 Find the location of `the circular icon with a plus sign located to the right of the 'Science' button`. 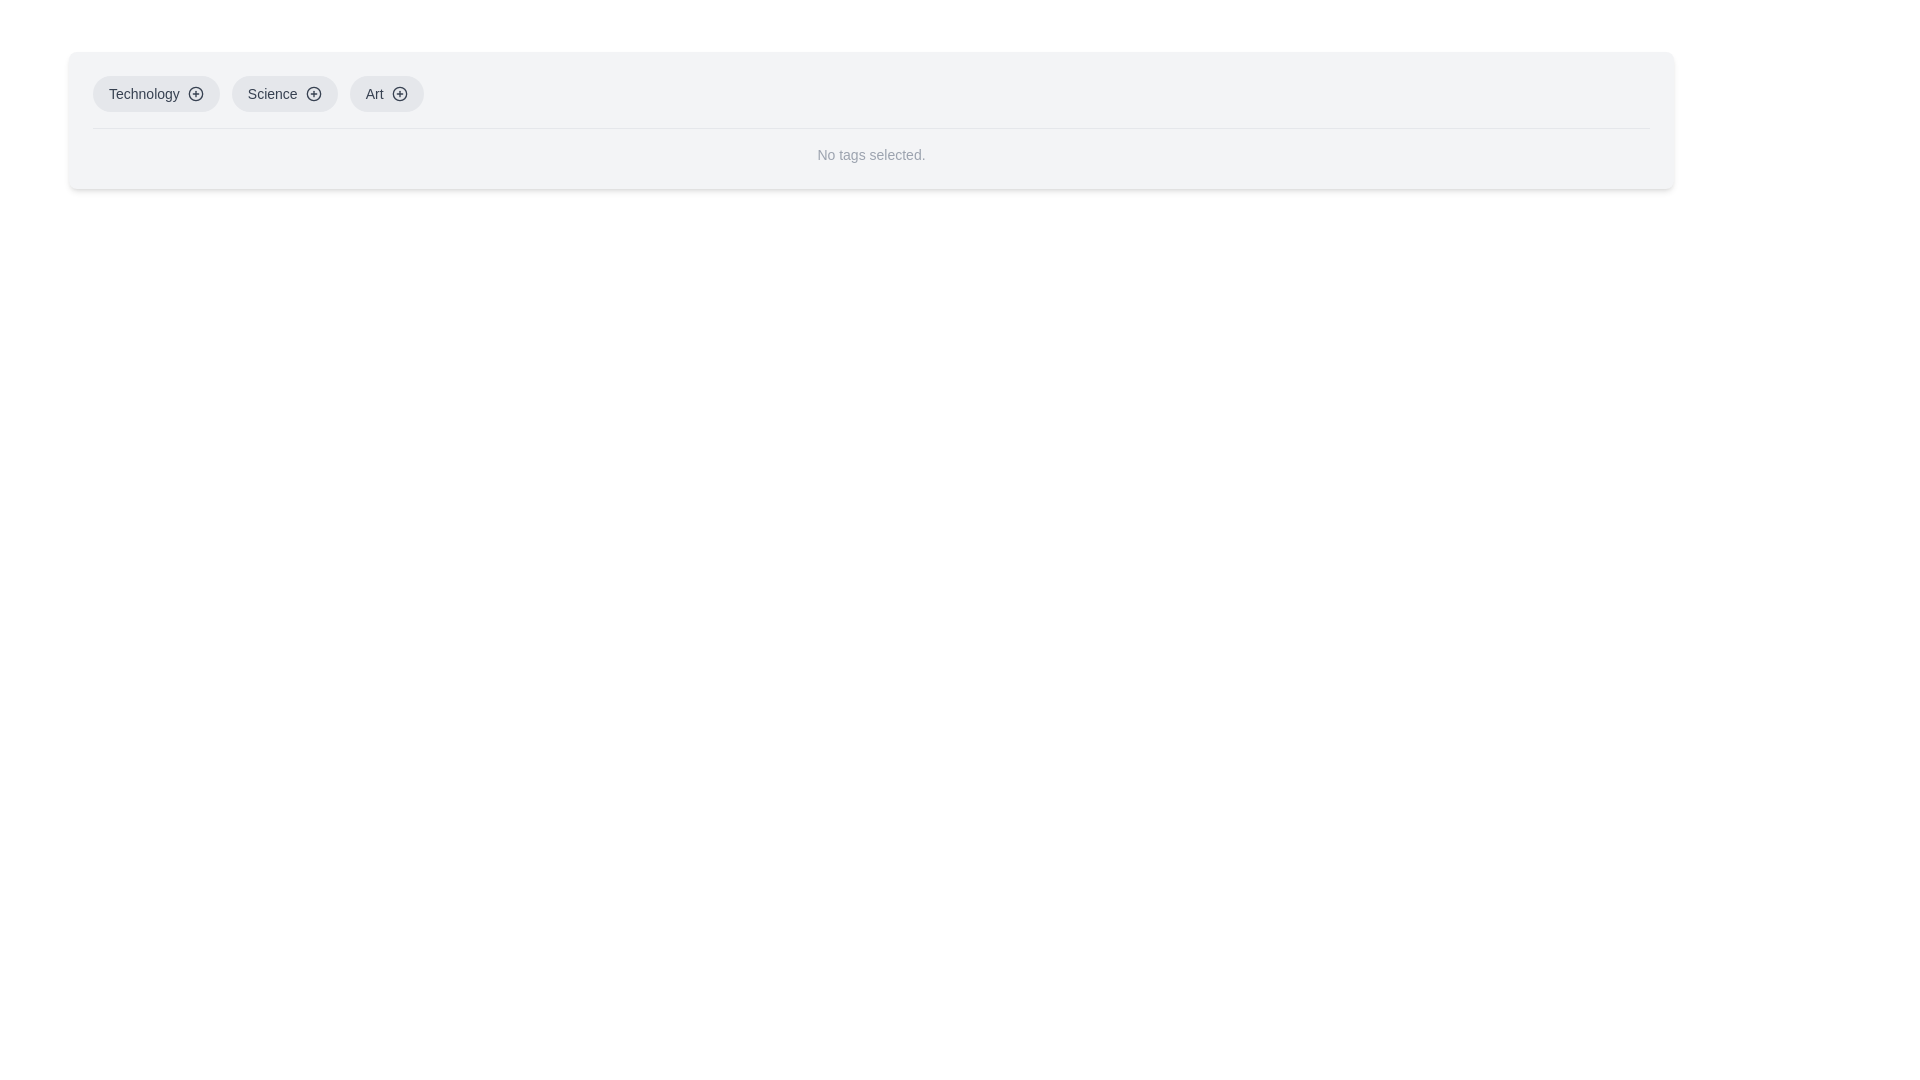

the circular icon with a plus sign located to the right of the 'Science' button is located at coordinates (312, 93).